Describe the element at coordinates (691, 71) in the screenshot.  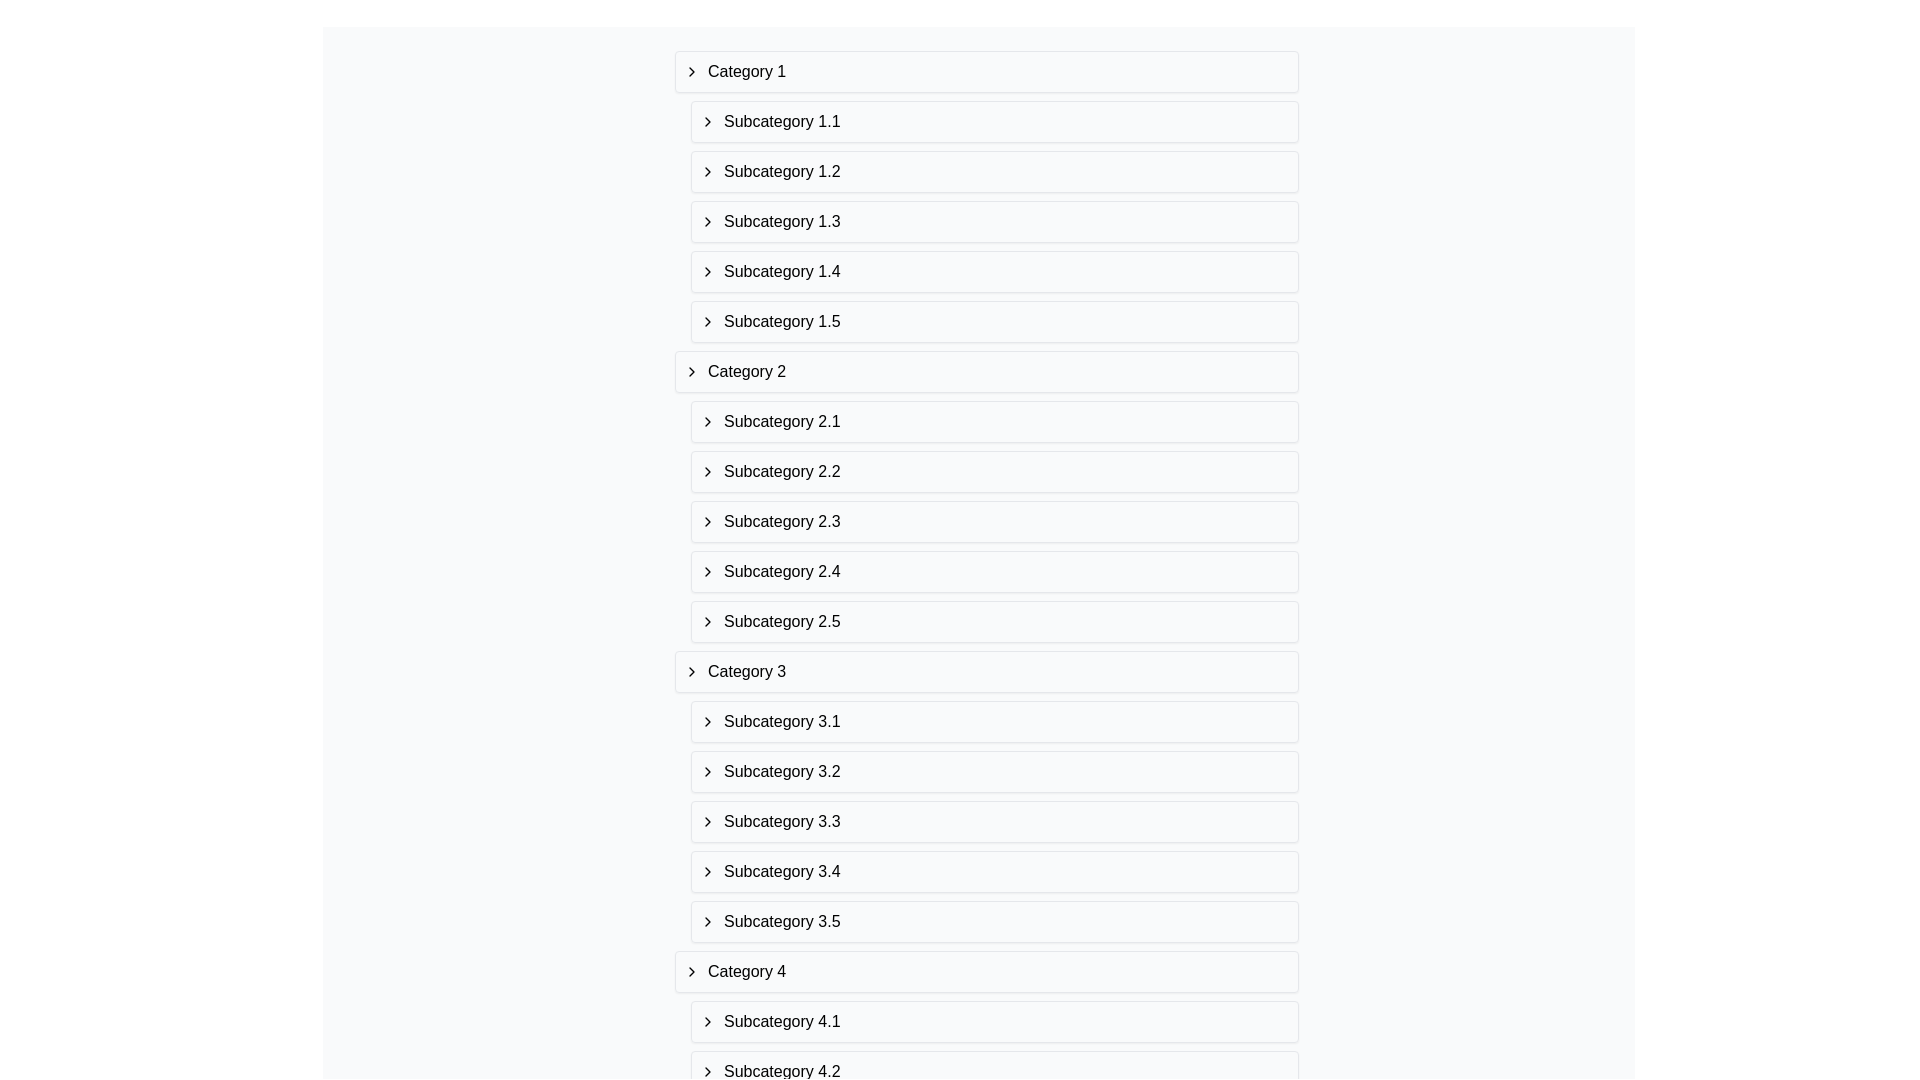
I see `the Chevron Icon located in the 'Category 1' row, adjacent to the text 'Category 1'` at that location.